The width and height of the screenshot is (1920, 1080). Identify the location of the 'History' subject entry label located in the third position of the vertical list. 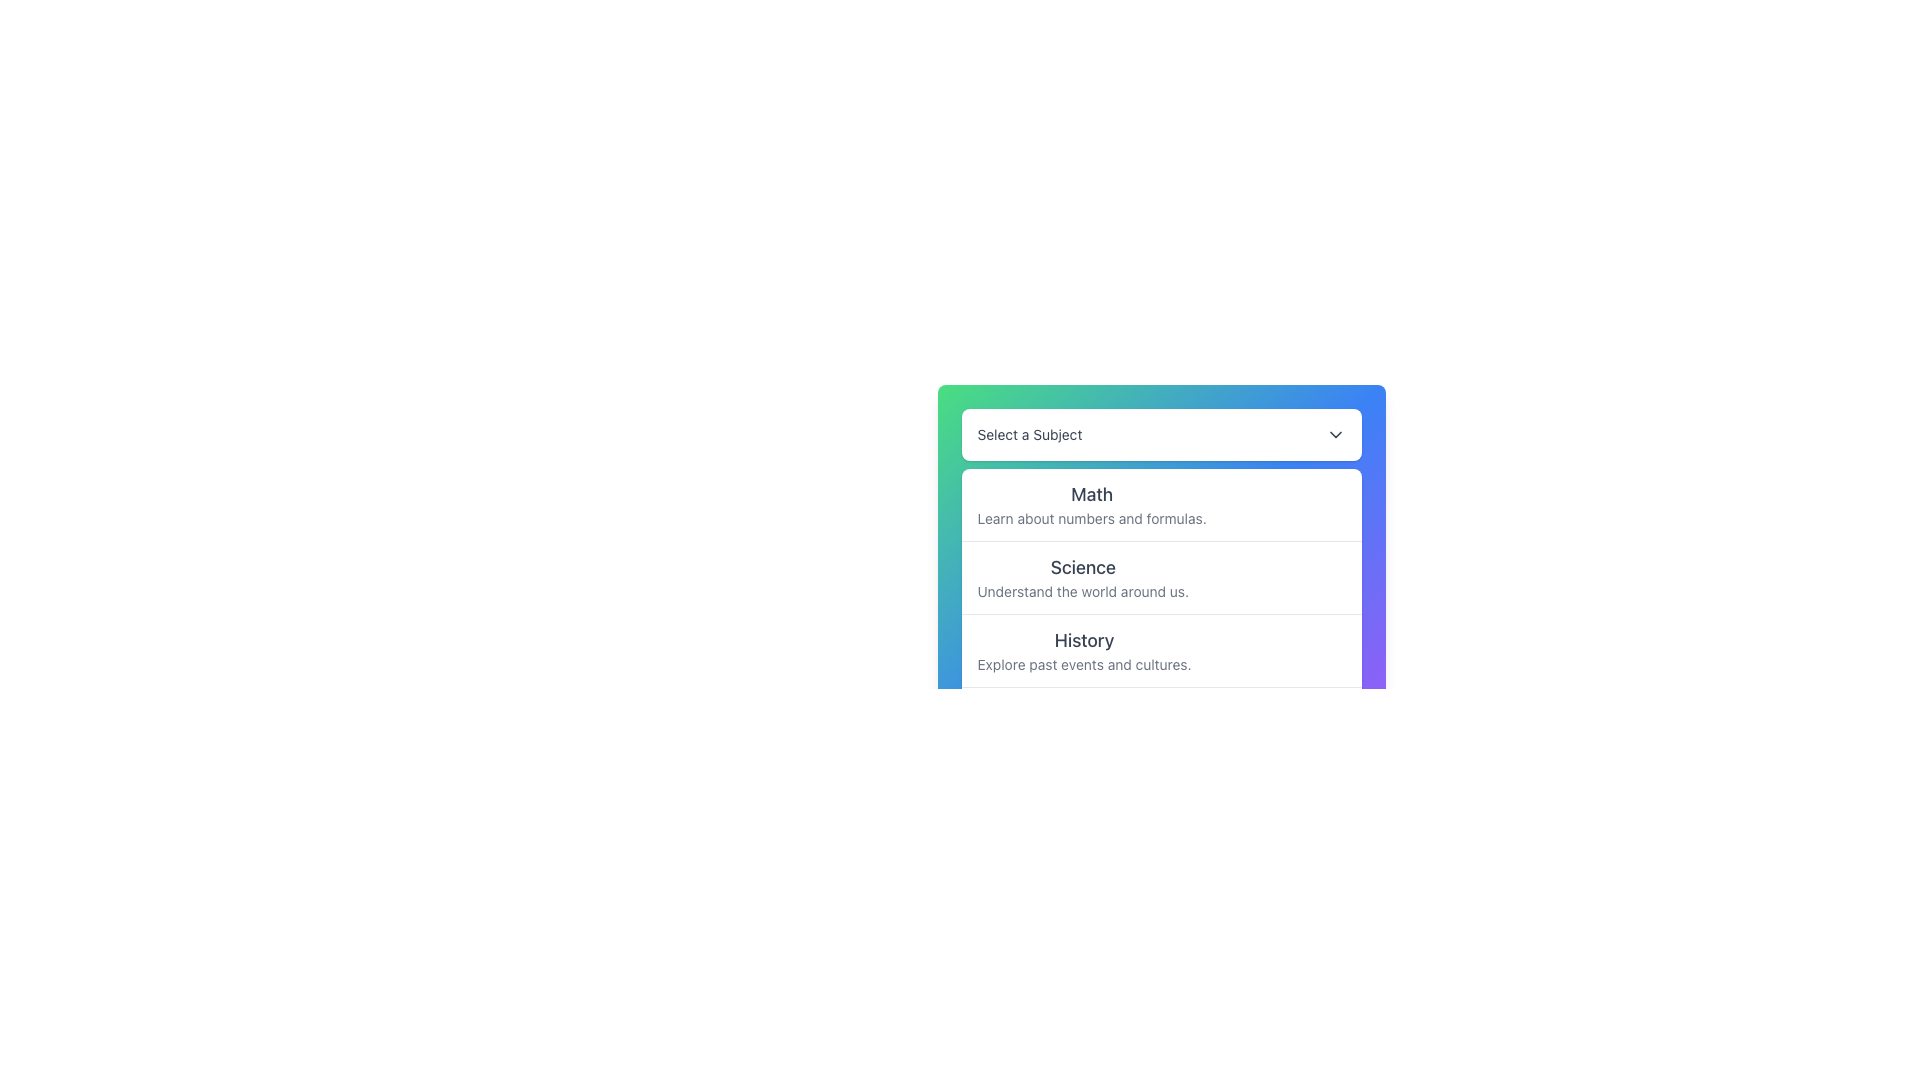
(1083, 640).